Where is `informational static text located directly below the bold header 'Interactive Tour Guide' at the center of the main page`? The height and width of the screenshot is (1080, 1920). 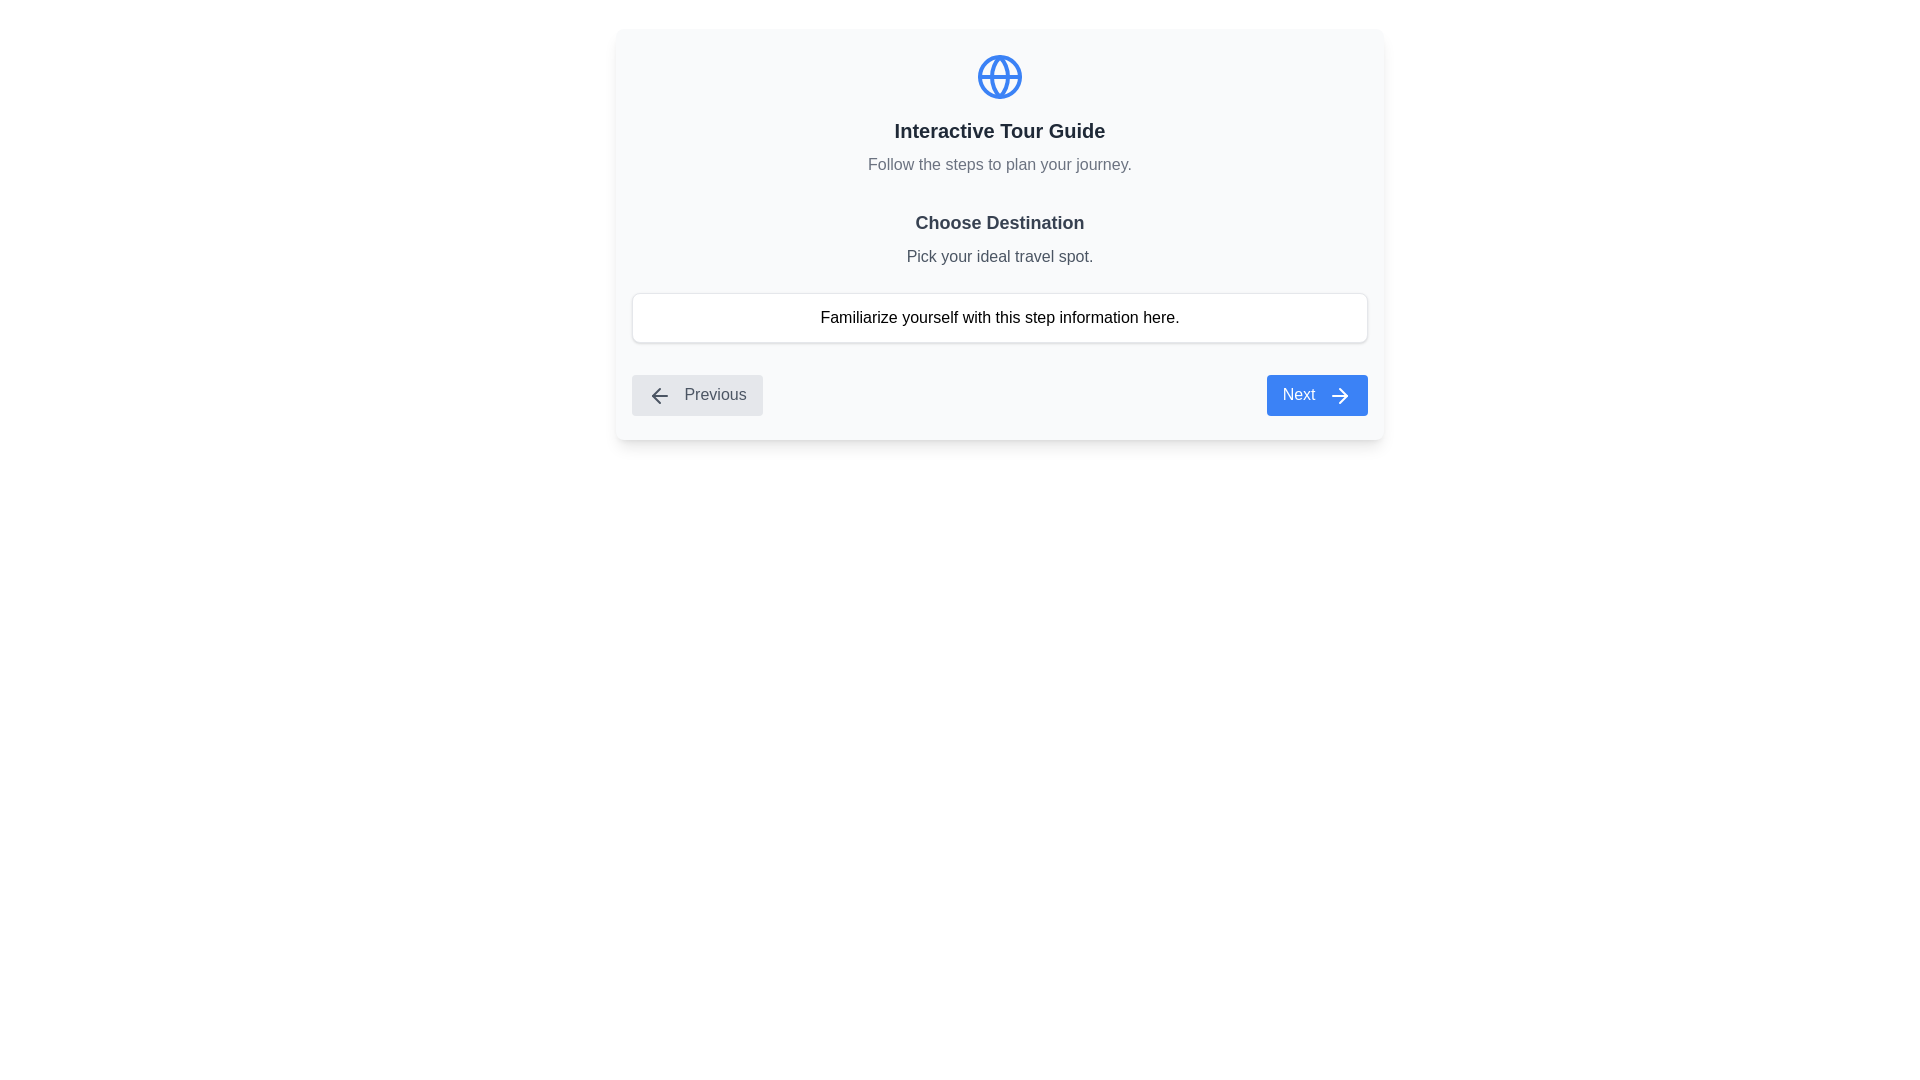 informational static text located directly below the bold header 'Interactive Tour Guide' at the center of the main page is located at coordinates (999, 164).